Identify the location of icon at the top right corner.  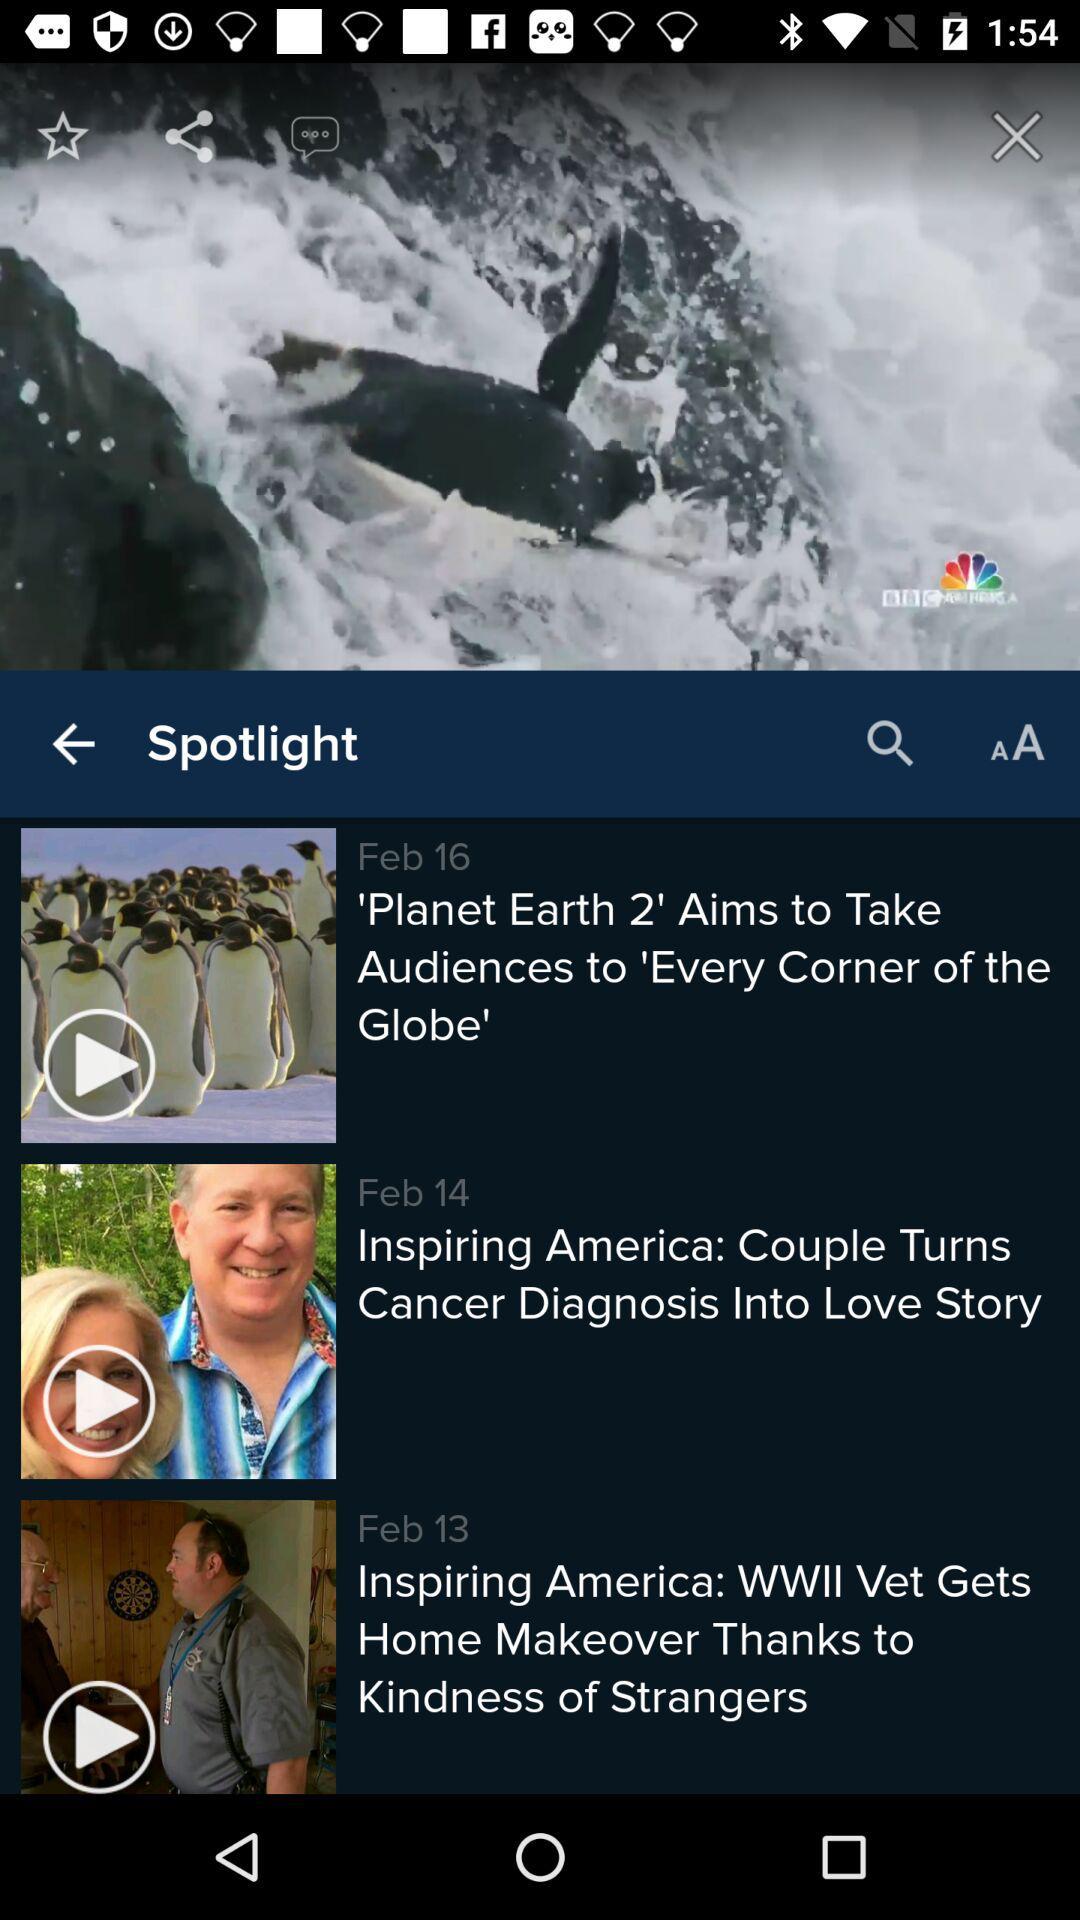
(1017, 135).